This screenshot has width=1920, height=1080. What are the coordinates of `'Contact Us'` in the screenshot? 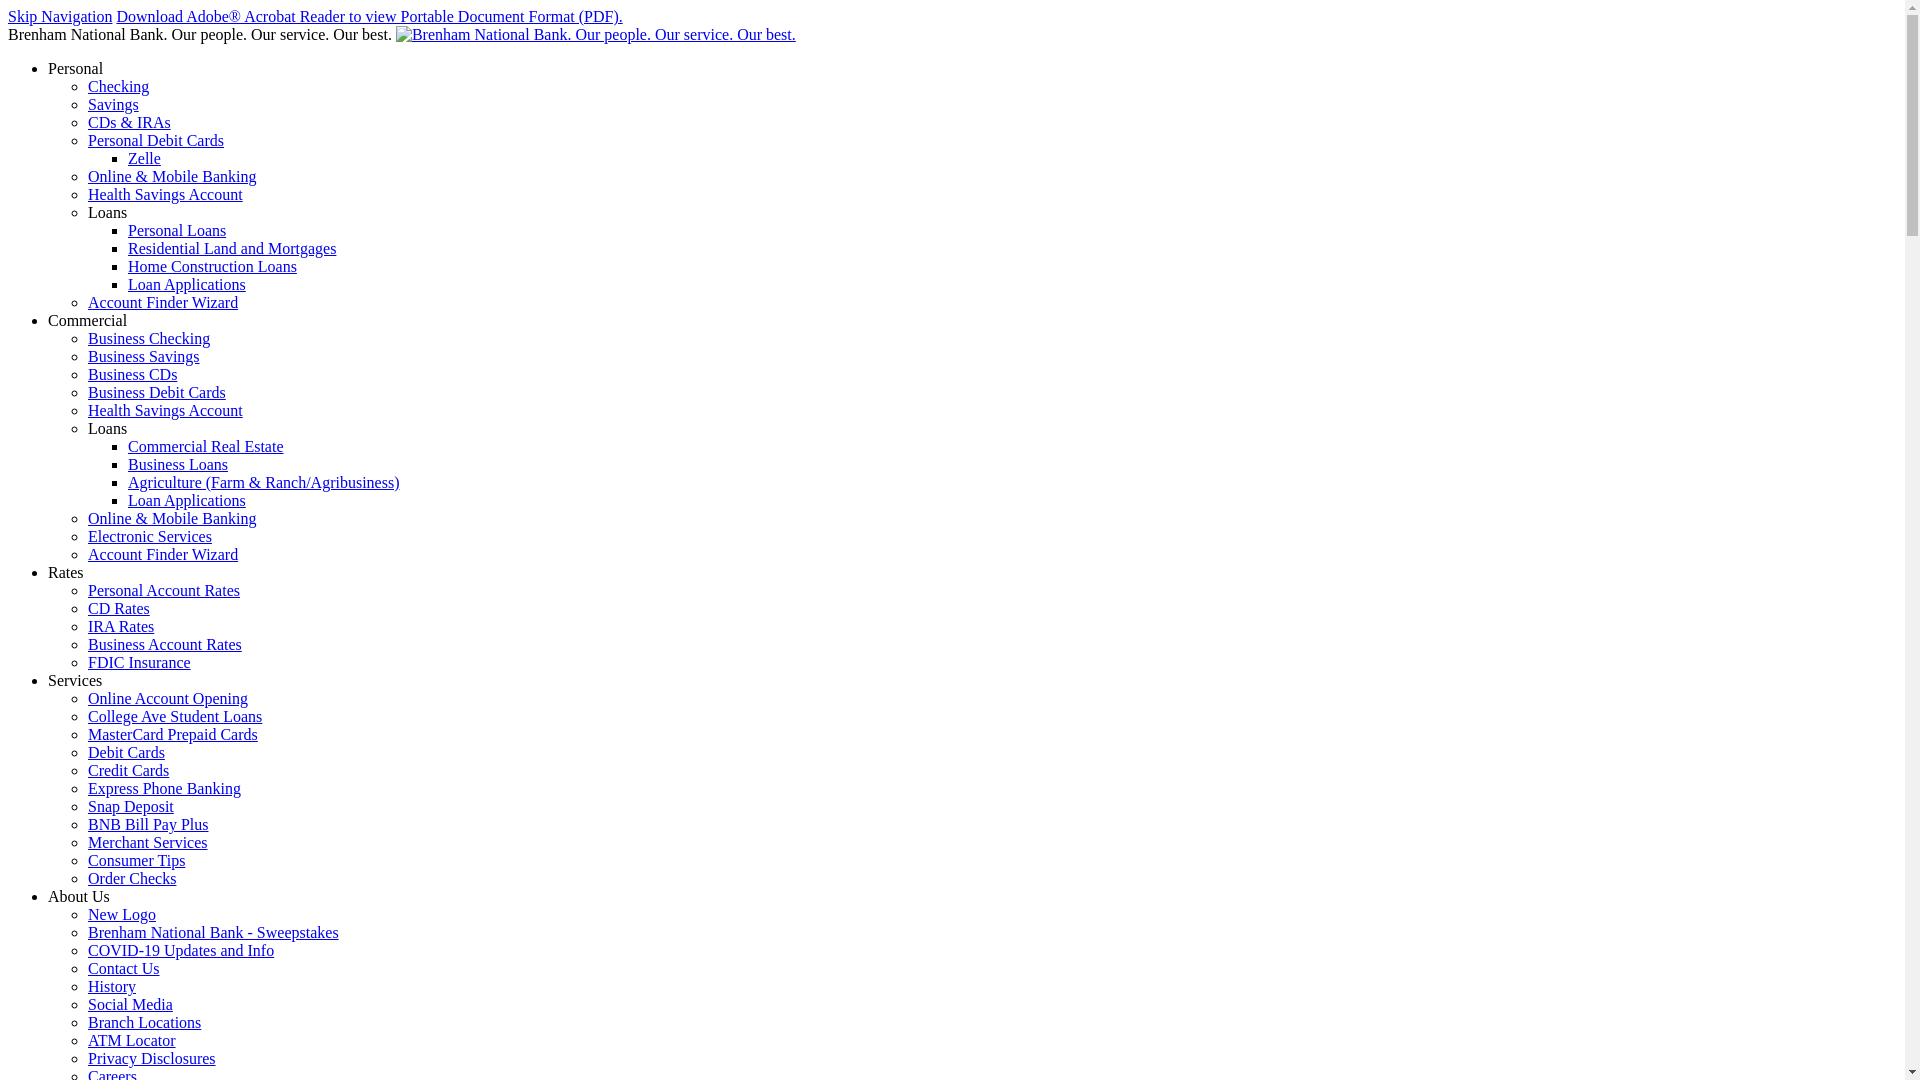 It's located at (123, 967).